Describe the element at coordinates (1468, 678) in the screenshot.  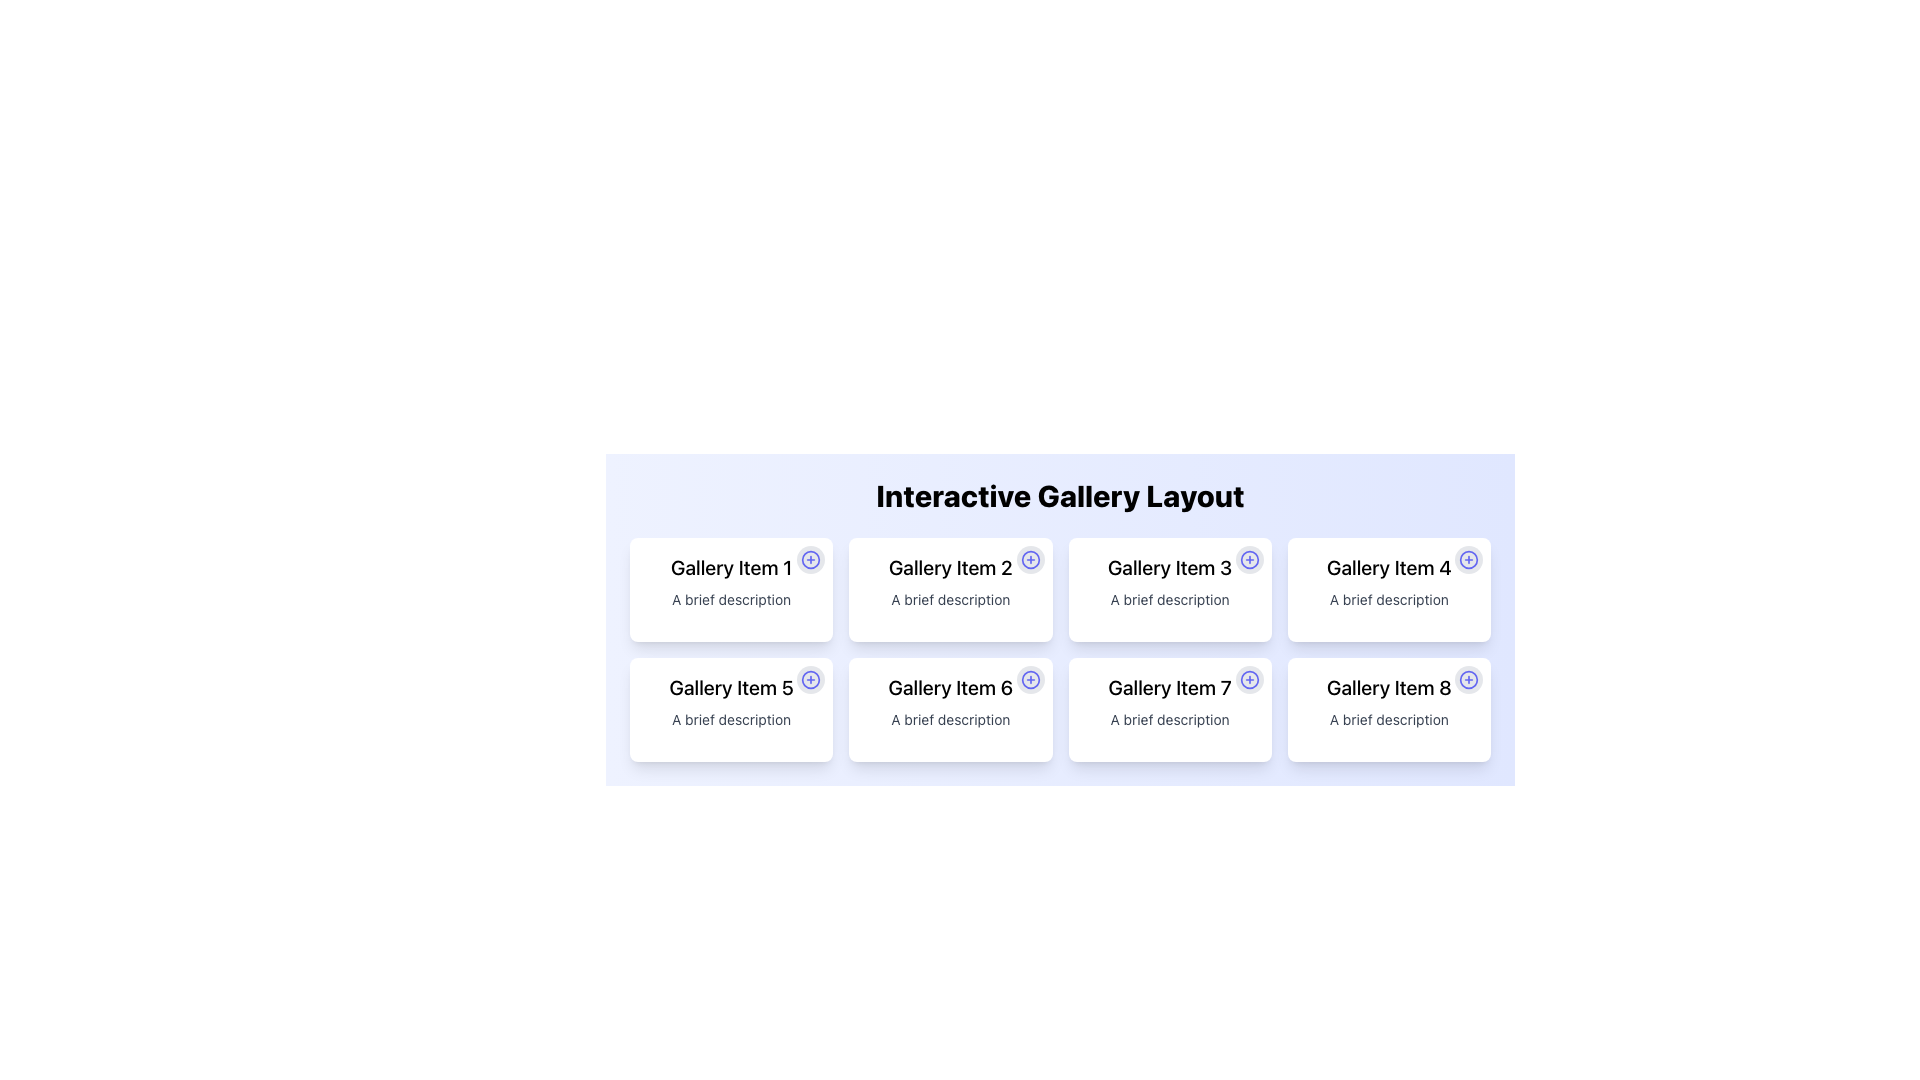
I see `the blue-stroked circle element with a plus symbol in its center, located in the bottom-right corner of the 'Gallery Item 8' card` at that location.